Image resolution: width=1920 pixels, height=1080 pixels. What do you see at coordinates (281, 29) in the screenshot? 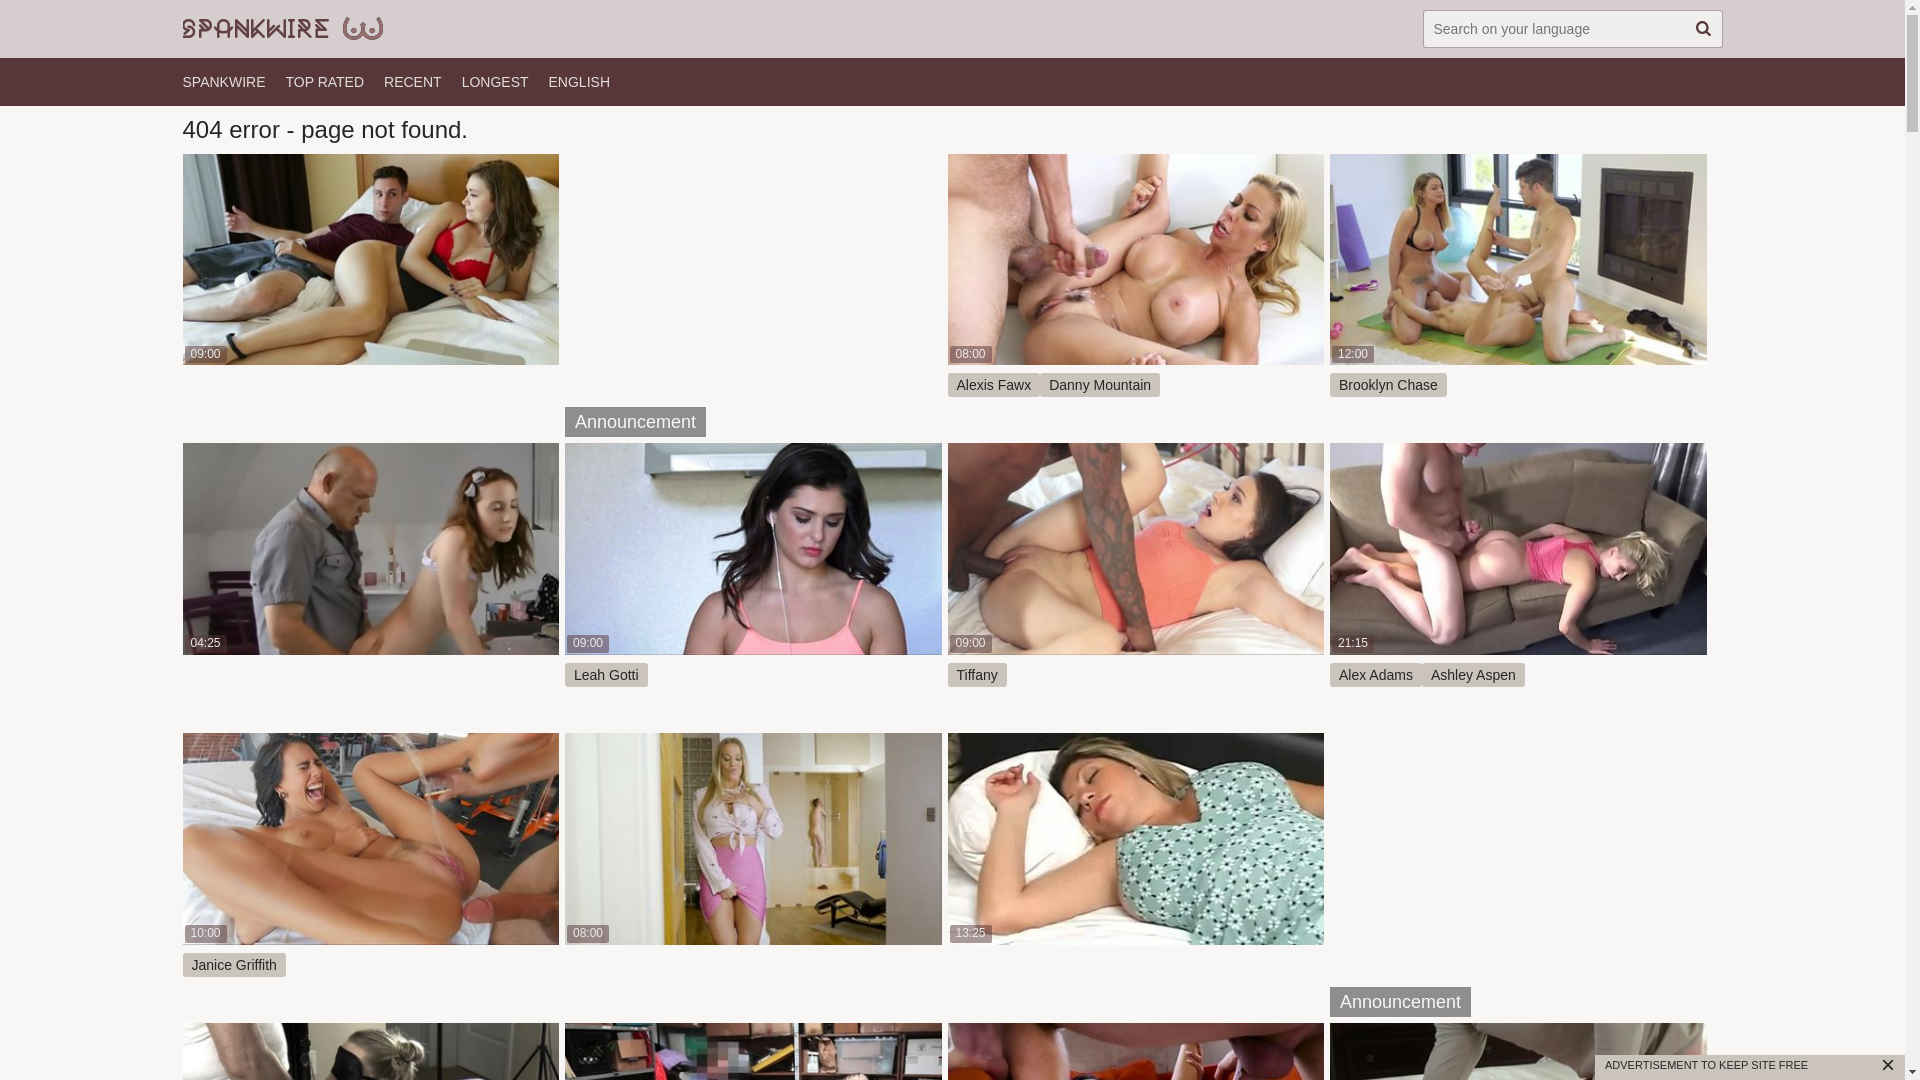
I see `'SpankWire'` at bounding box center [281, 29].